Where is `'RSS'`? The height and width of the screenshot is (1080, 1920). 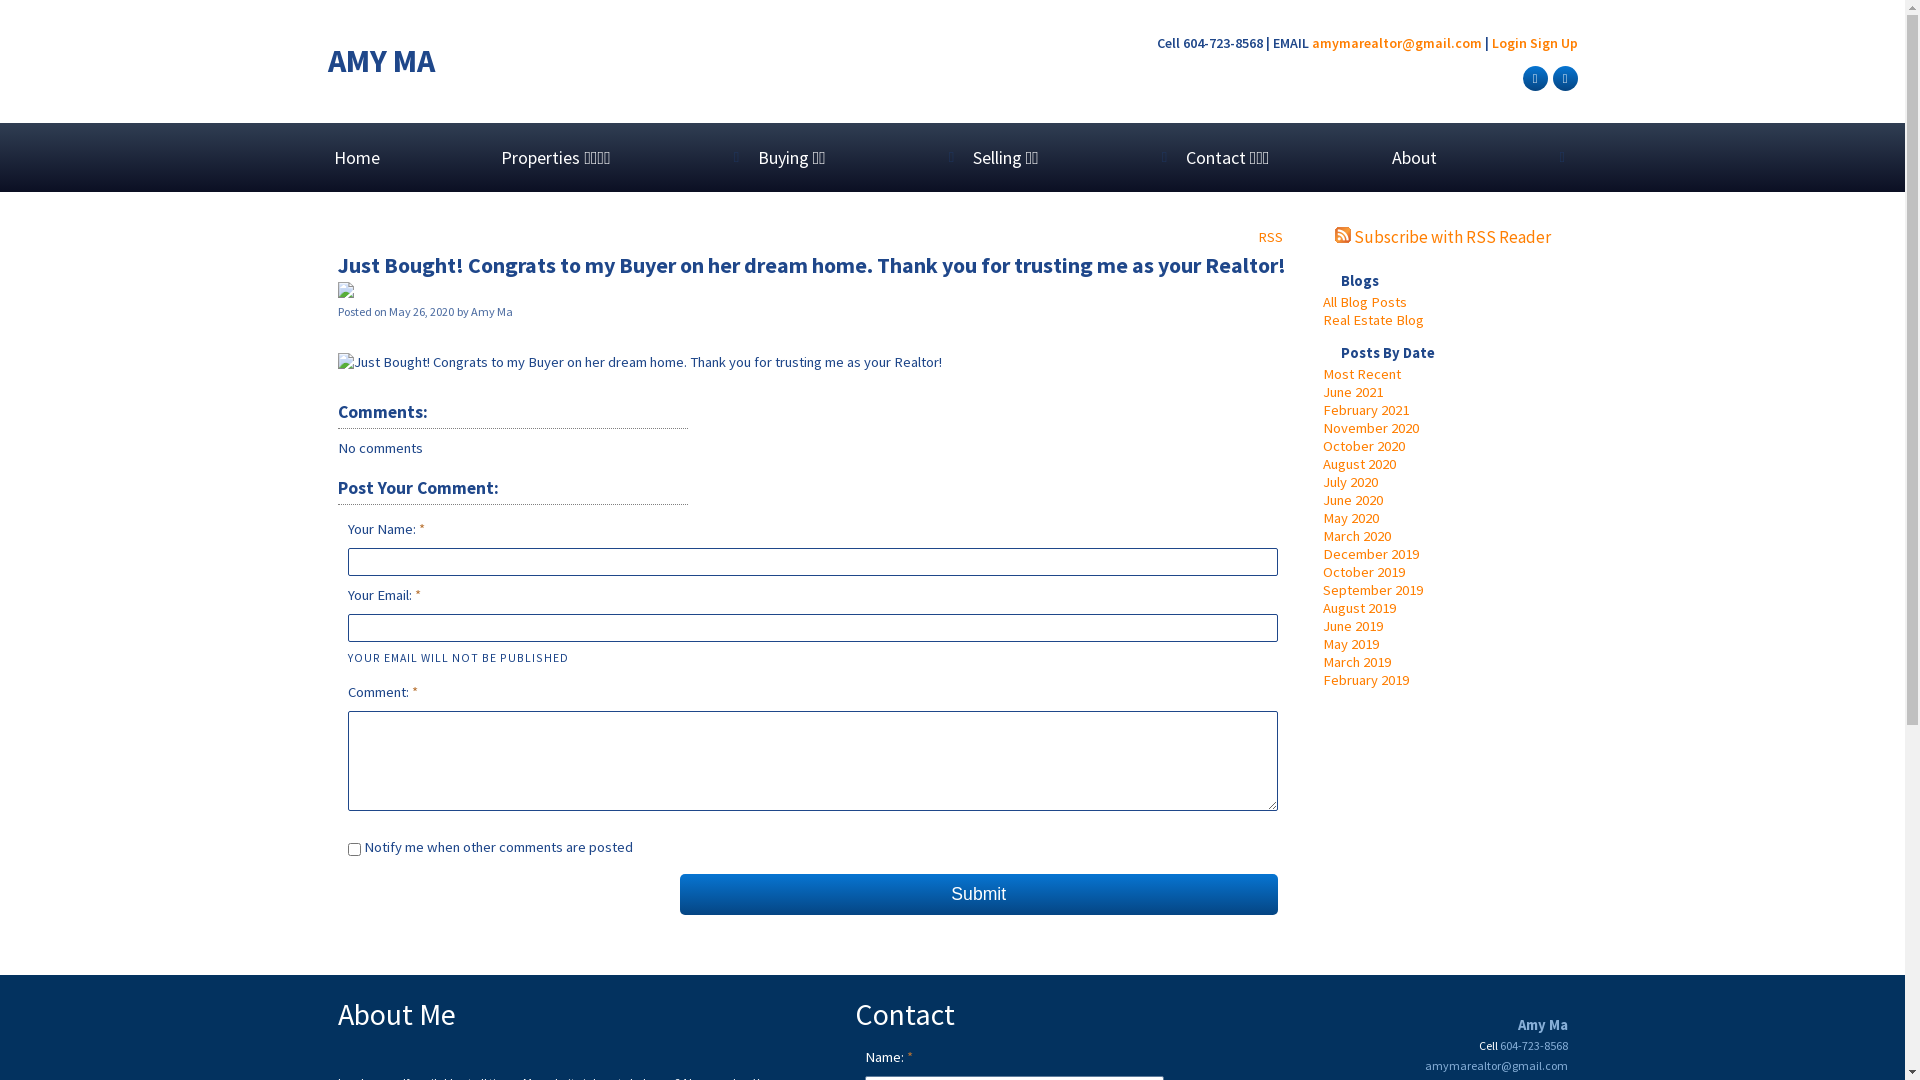
'RSS' is located at coordinates (1268, 234).